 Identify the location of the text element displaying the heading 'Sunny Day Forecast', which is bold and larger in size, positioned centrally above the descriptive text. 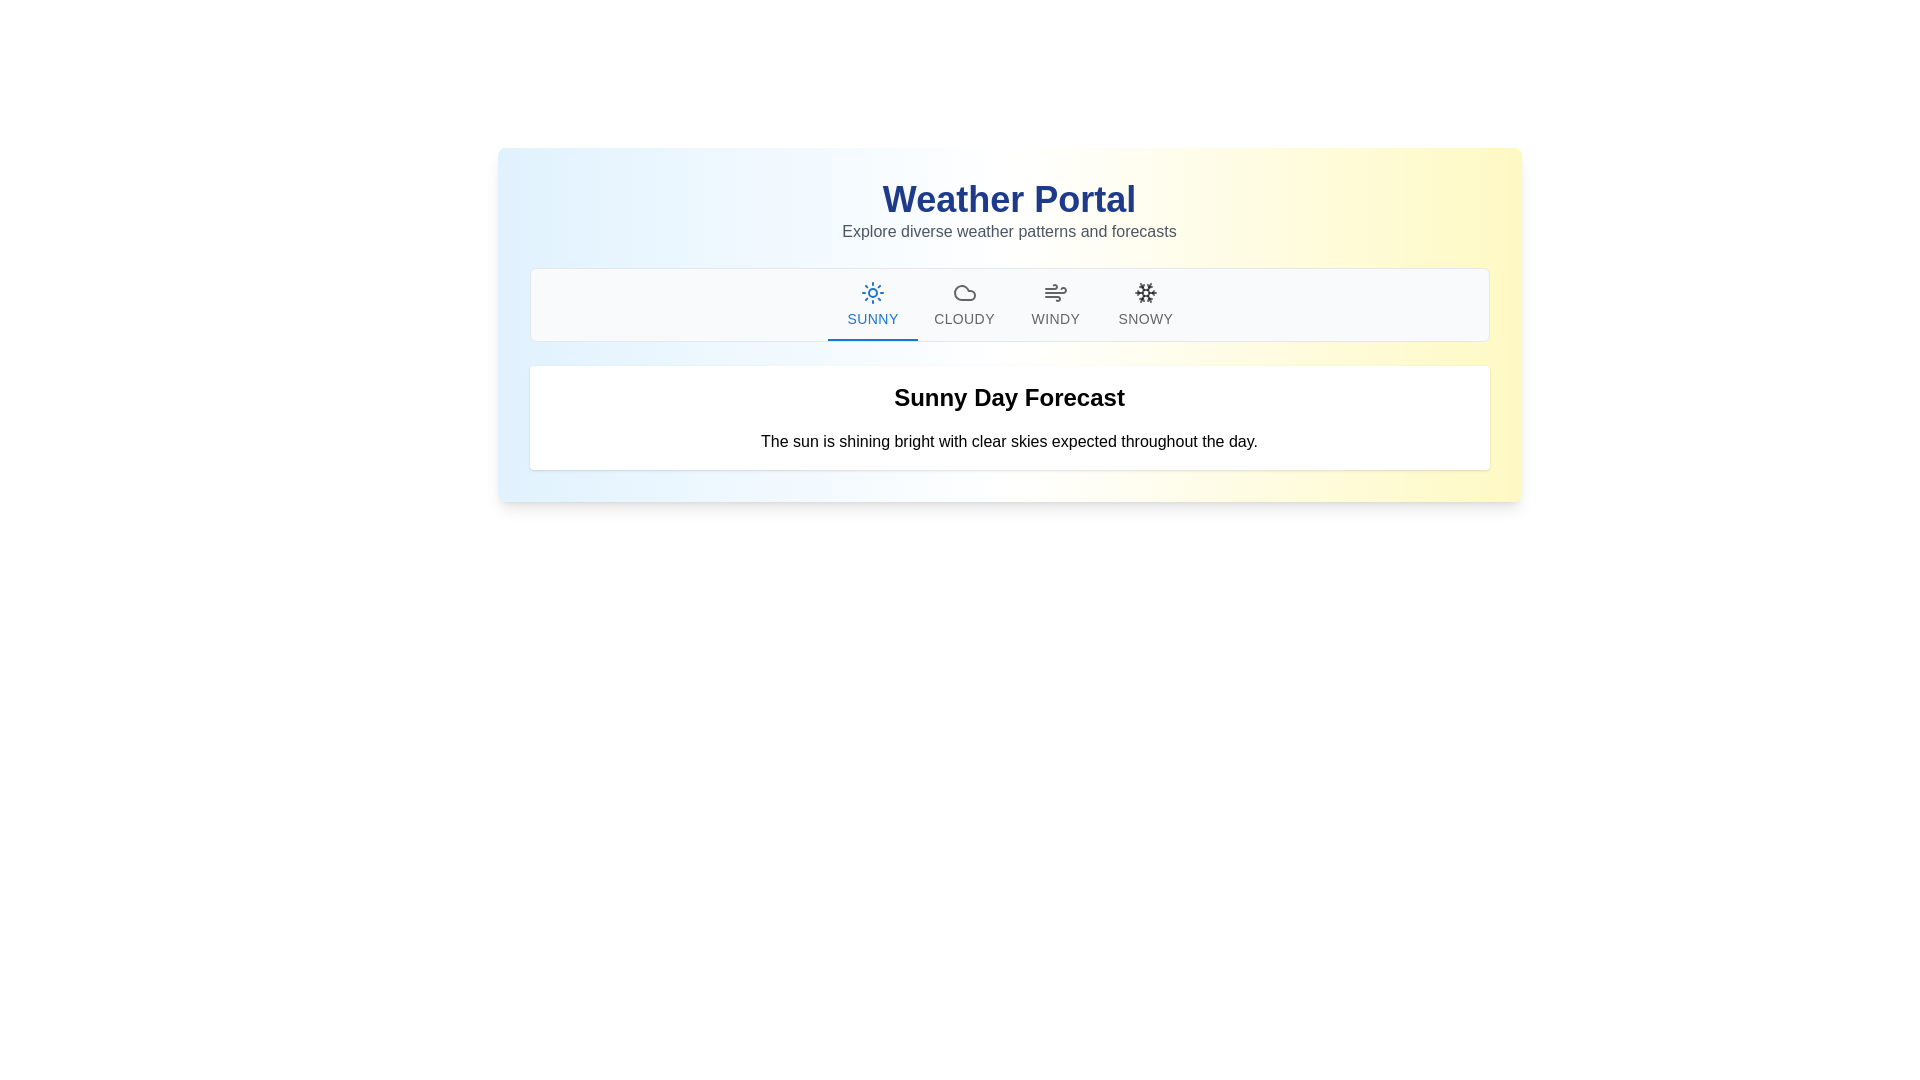
(1009, 397).